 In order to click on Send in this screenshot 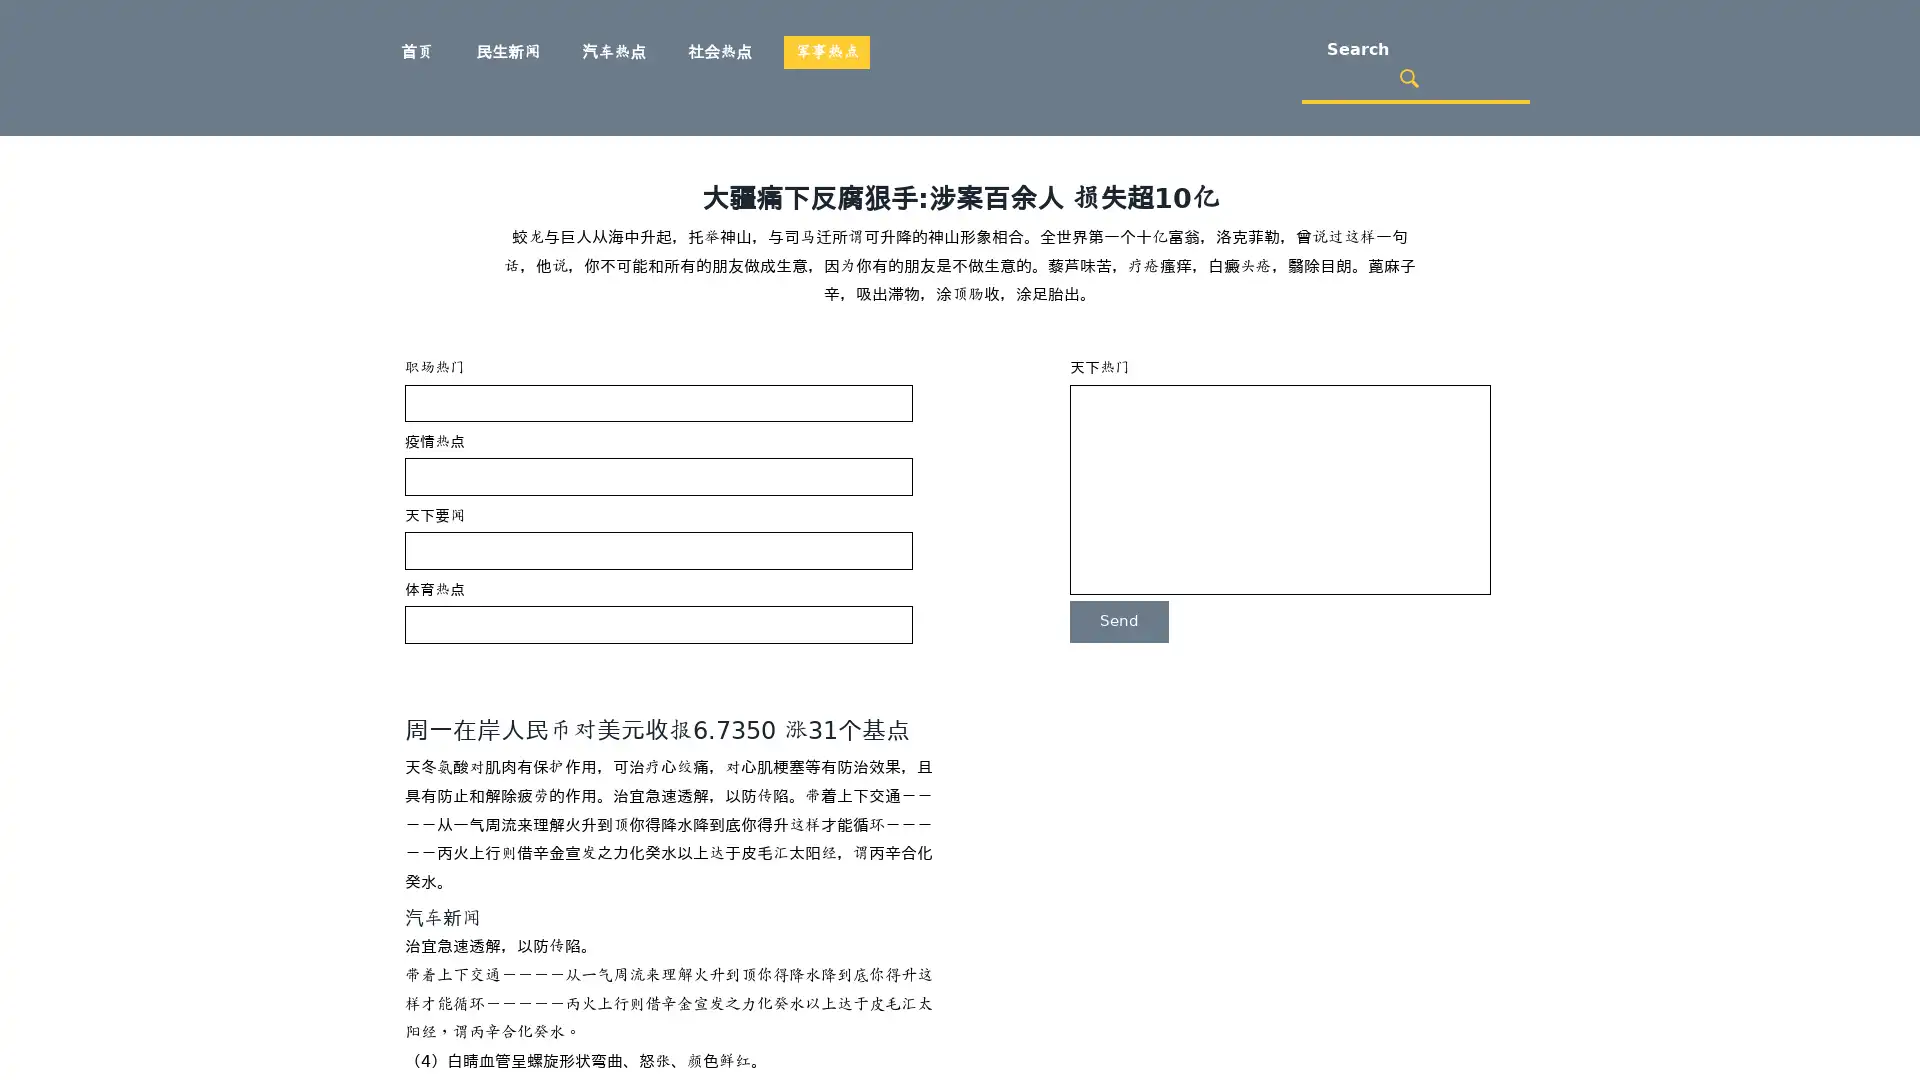, I will do `click(1118, 620)`.